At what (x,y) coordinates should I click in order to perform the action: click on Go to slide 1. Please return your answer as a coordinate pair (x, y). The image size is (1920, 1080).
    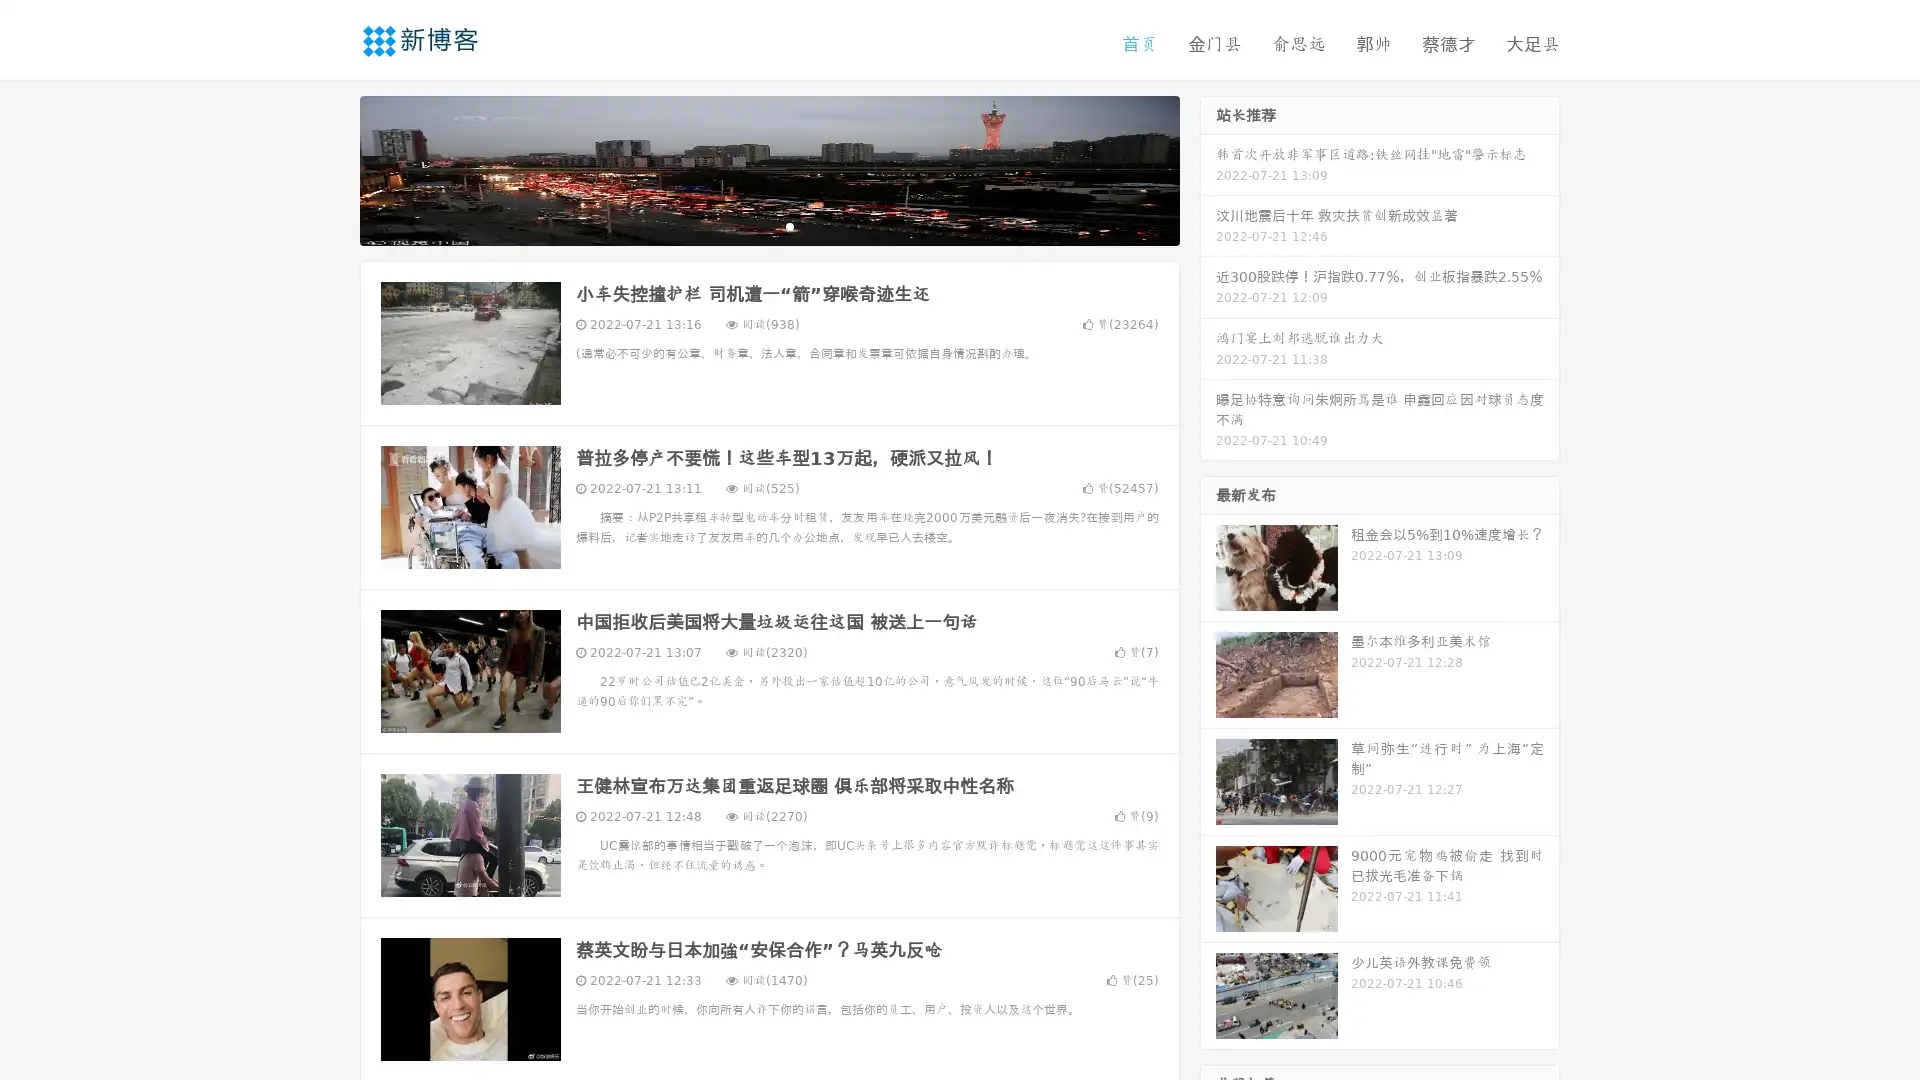
    Looking at the image, I should click on (748, 225).